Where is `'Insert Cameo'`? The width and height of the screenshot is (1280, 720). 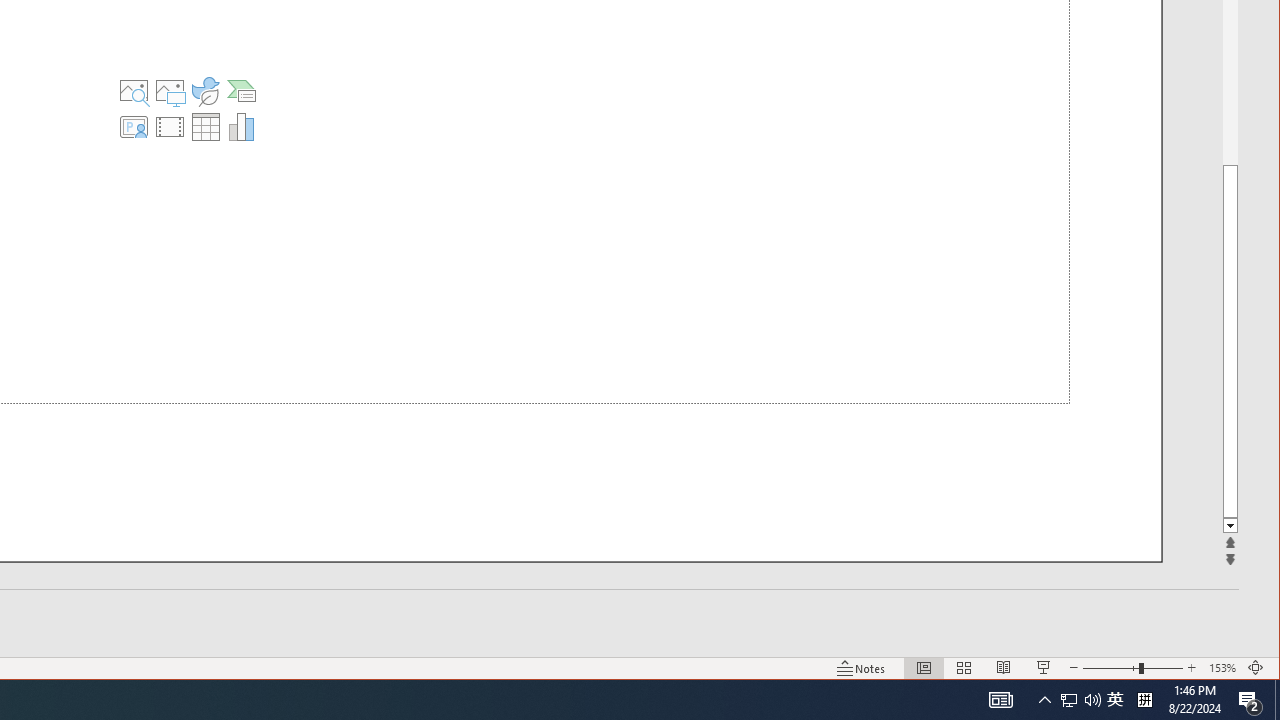
'Insert Cameo' is located at coordinates (132, 127).